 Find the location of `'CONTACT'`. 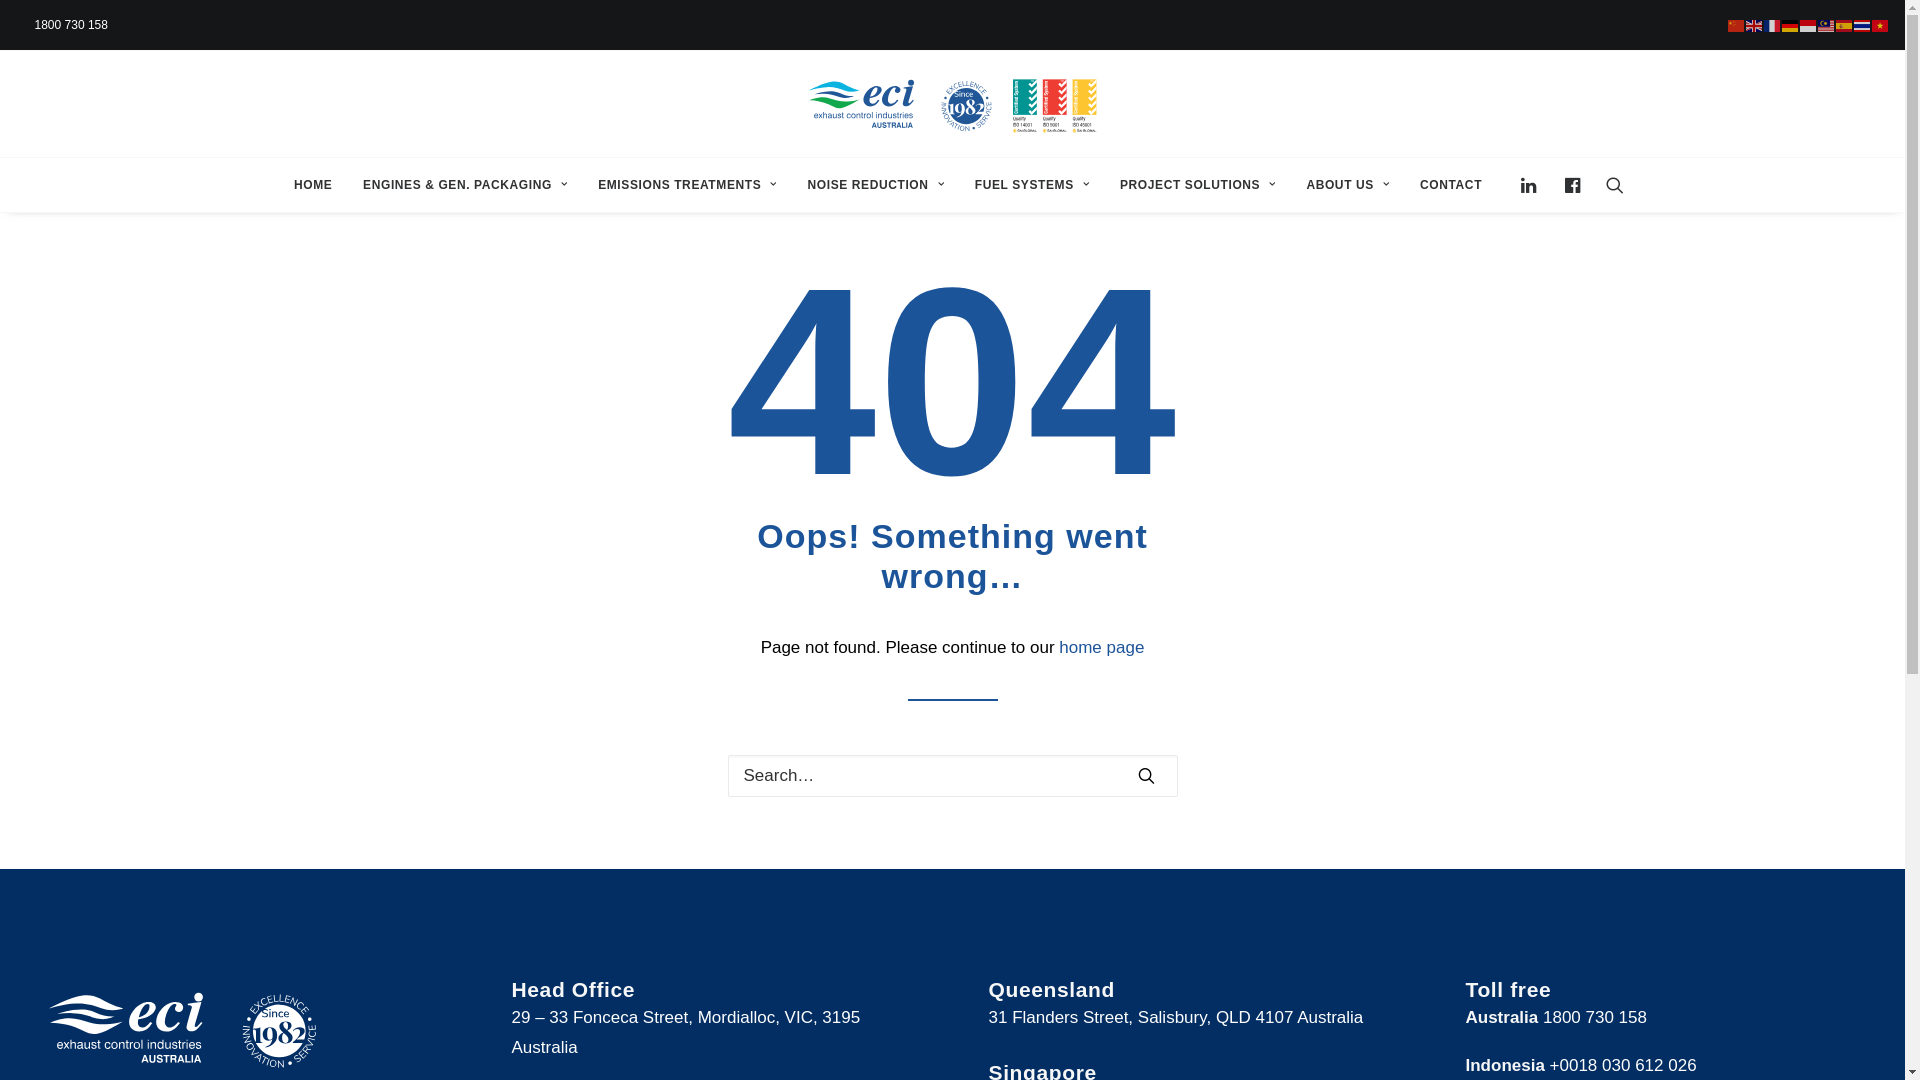

'CONTACT' is located at coordinates (1444, 185).